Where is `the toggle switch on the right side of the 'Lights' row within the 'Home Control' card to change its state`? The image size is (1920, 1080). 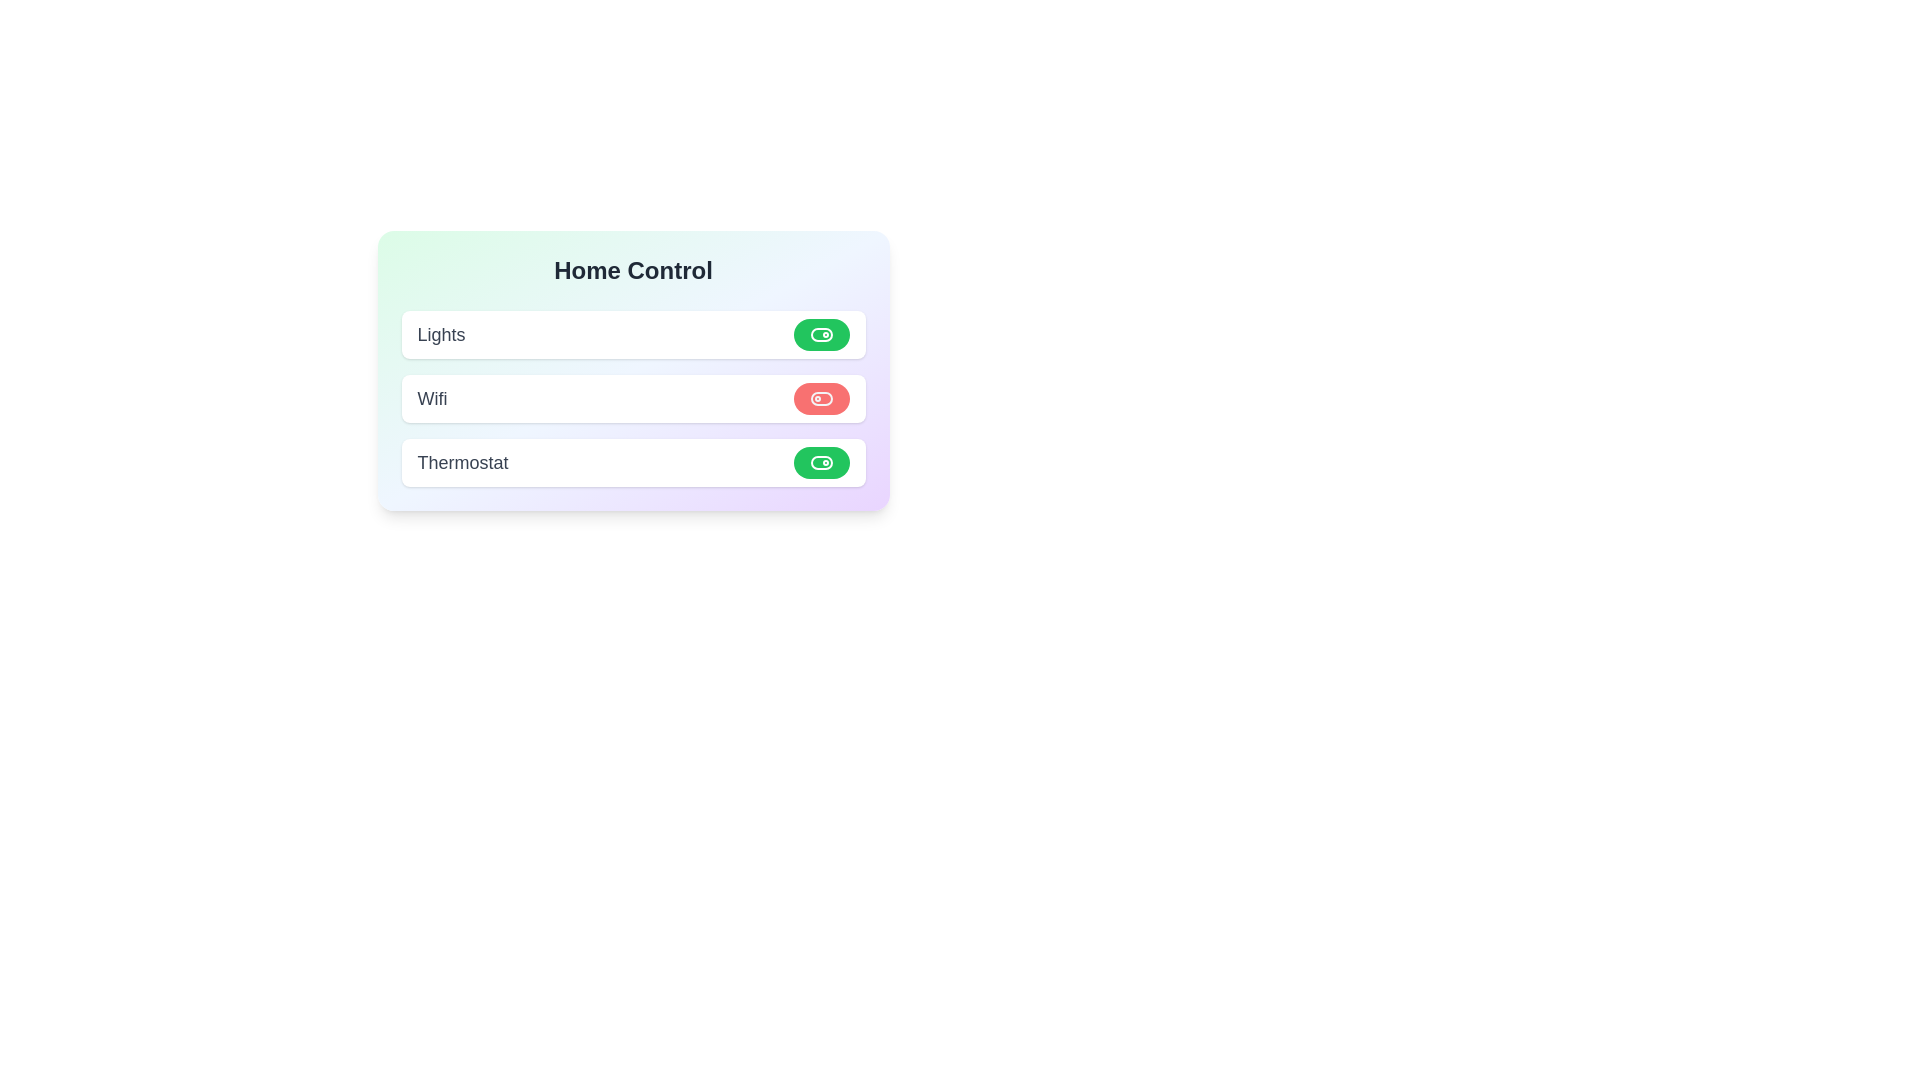 the toggle switch on the right side of the 'Lights' row within the 'Home Control' card to change its state is located at coordinates (821, 334).